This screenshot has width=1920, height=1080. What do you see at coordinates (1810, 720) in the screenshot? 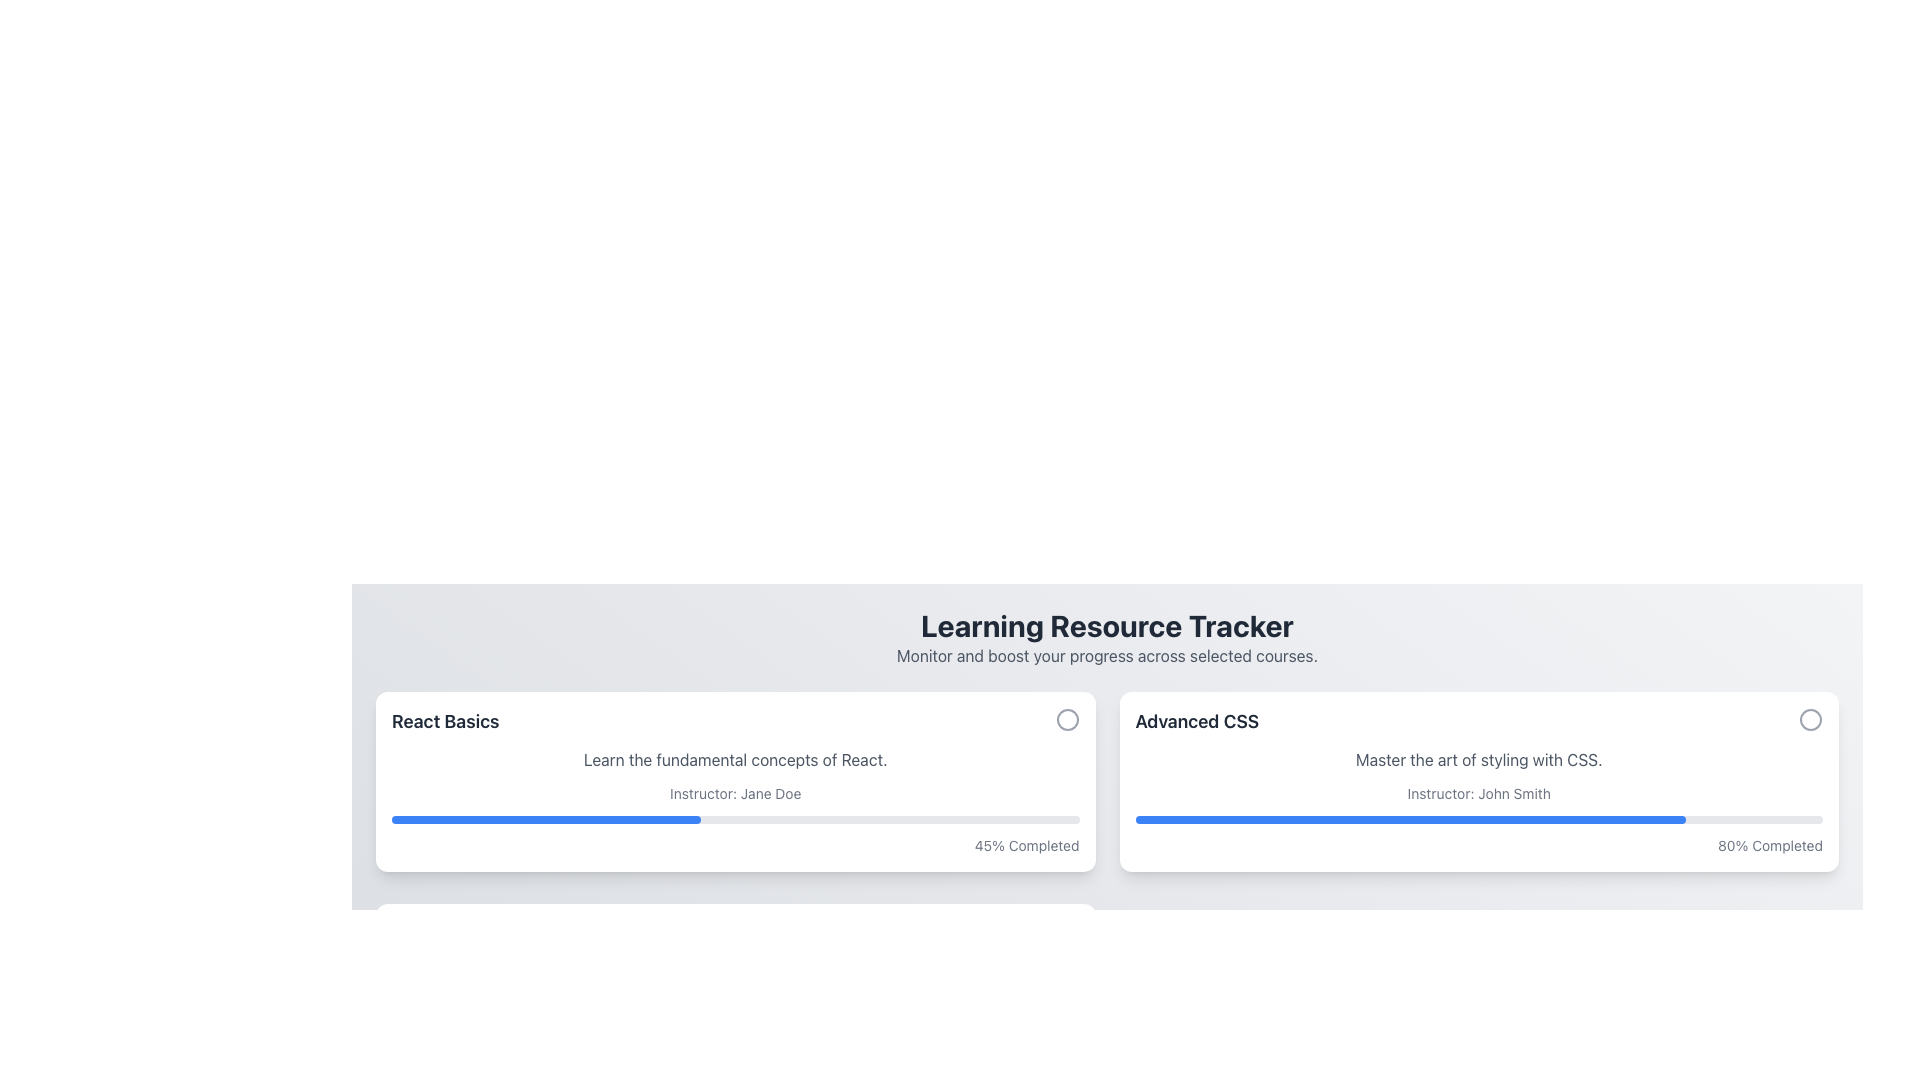
I see `the circular SVG vector graphics object located in the top-right corner of the 'Advanced CSS' card` at bounding box center [1810, 720].